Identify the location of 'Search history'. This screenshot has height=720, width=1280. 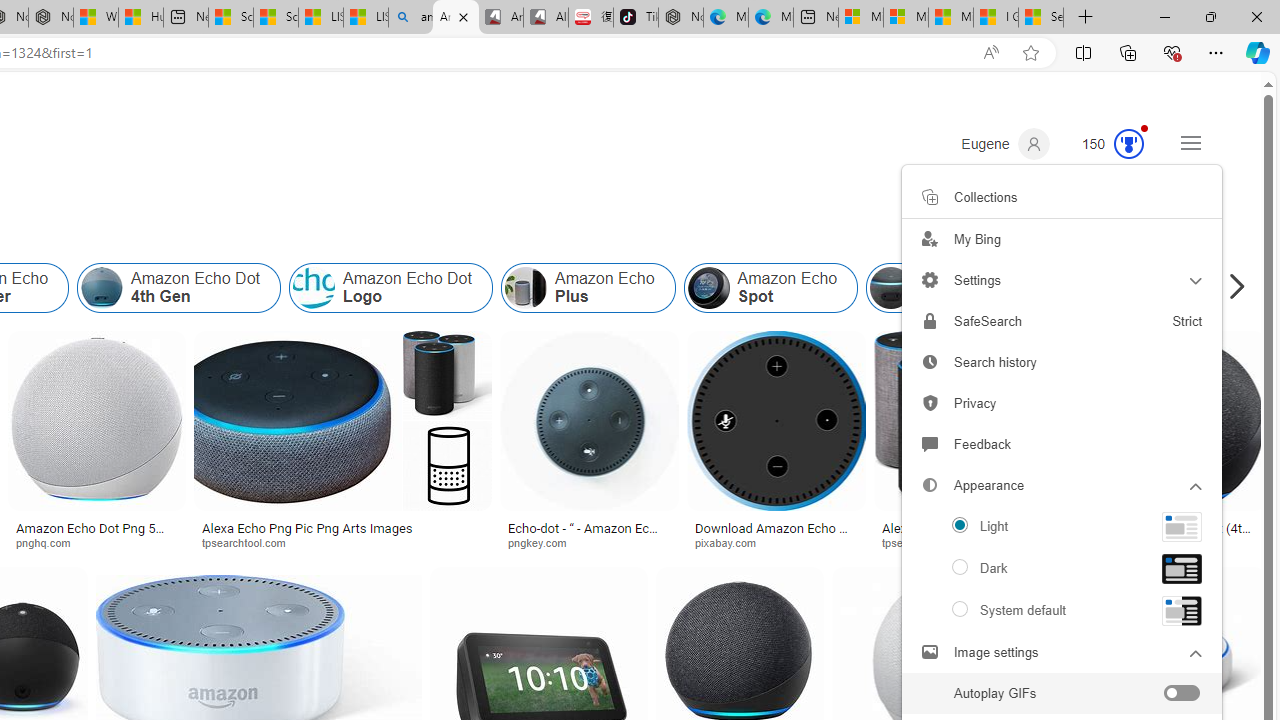
(1061, 362).